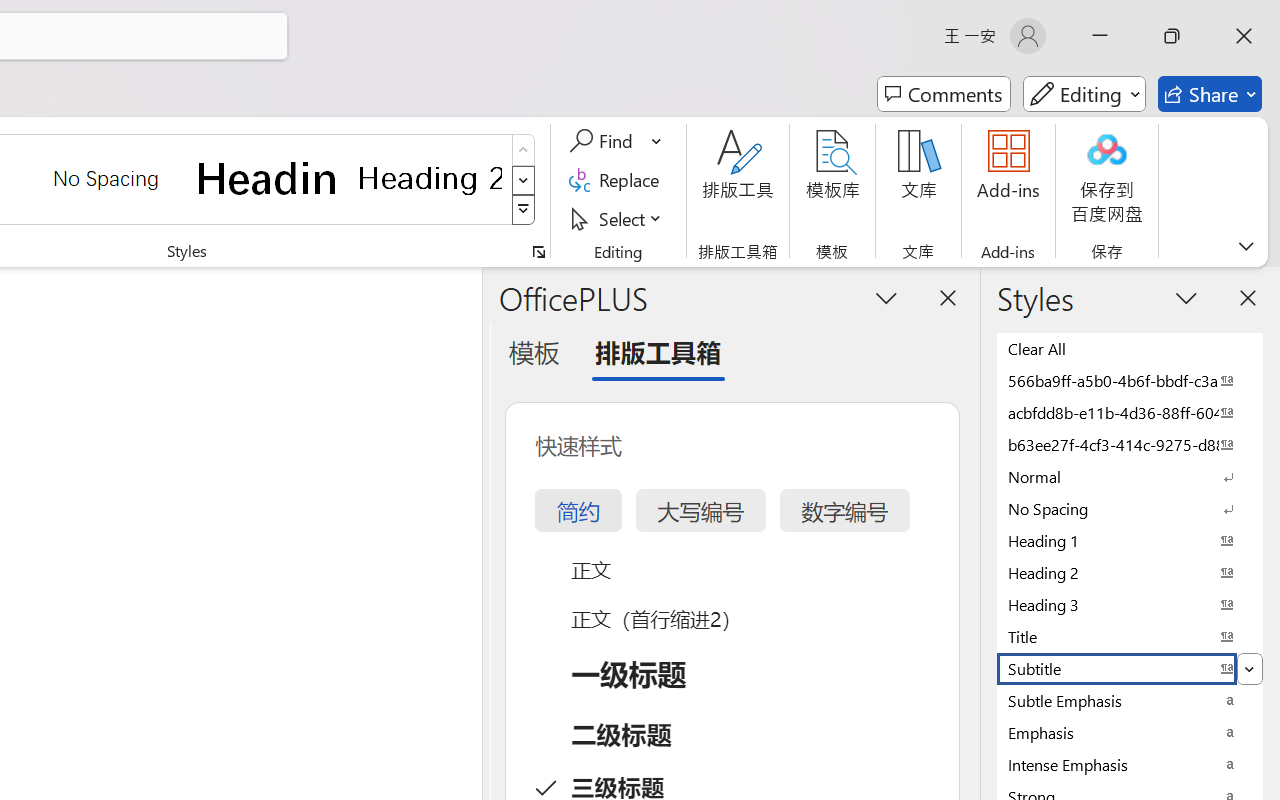 The height and width of the screenshot is (800, 1280). Describe the element at coordinates (1130, 348) in the screenshot. I see `'Clear All'` at that location.